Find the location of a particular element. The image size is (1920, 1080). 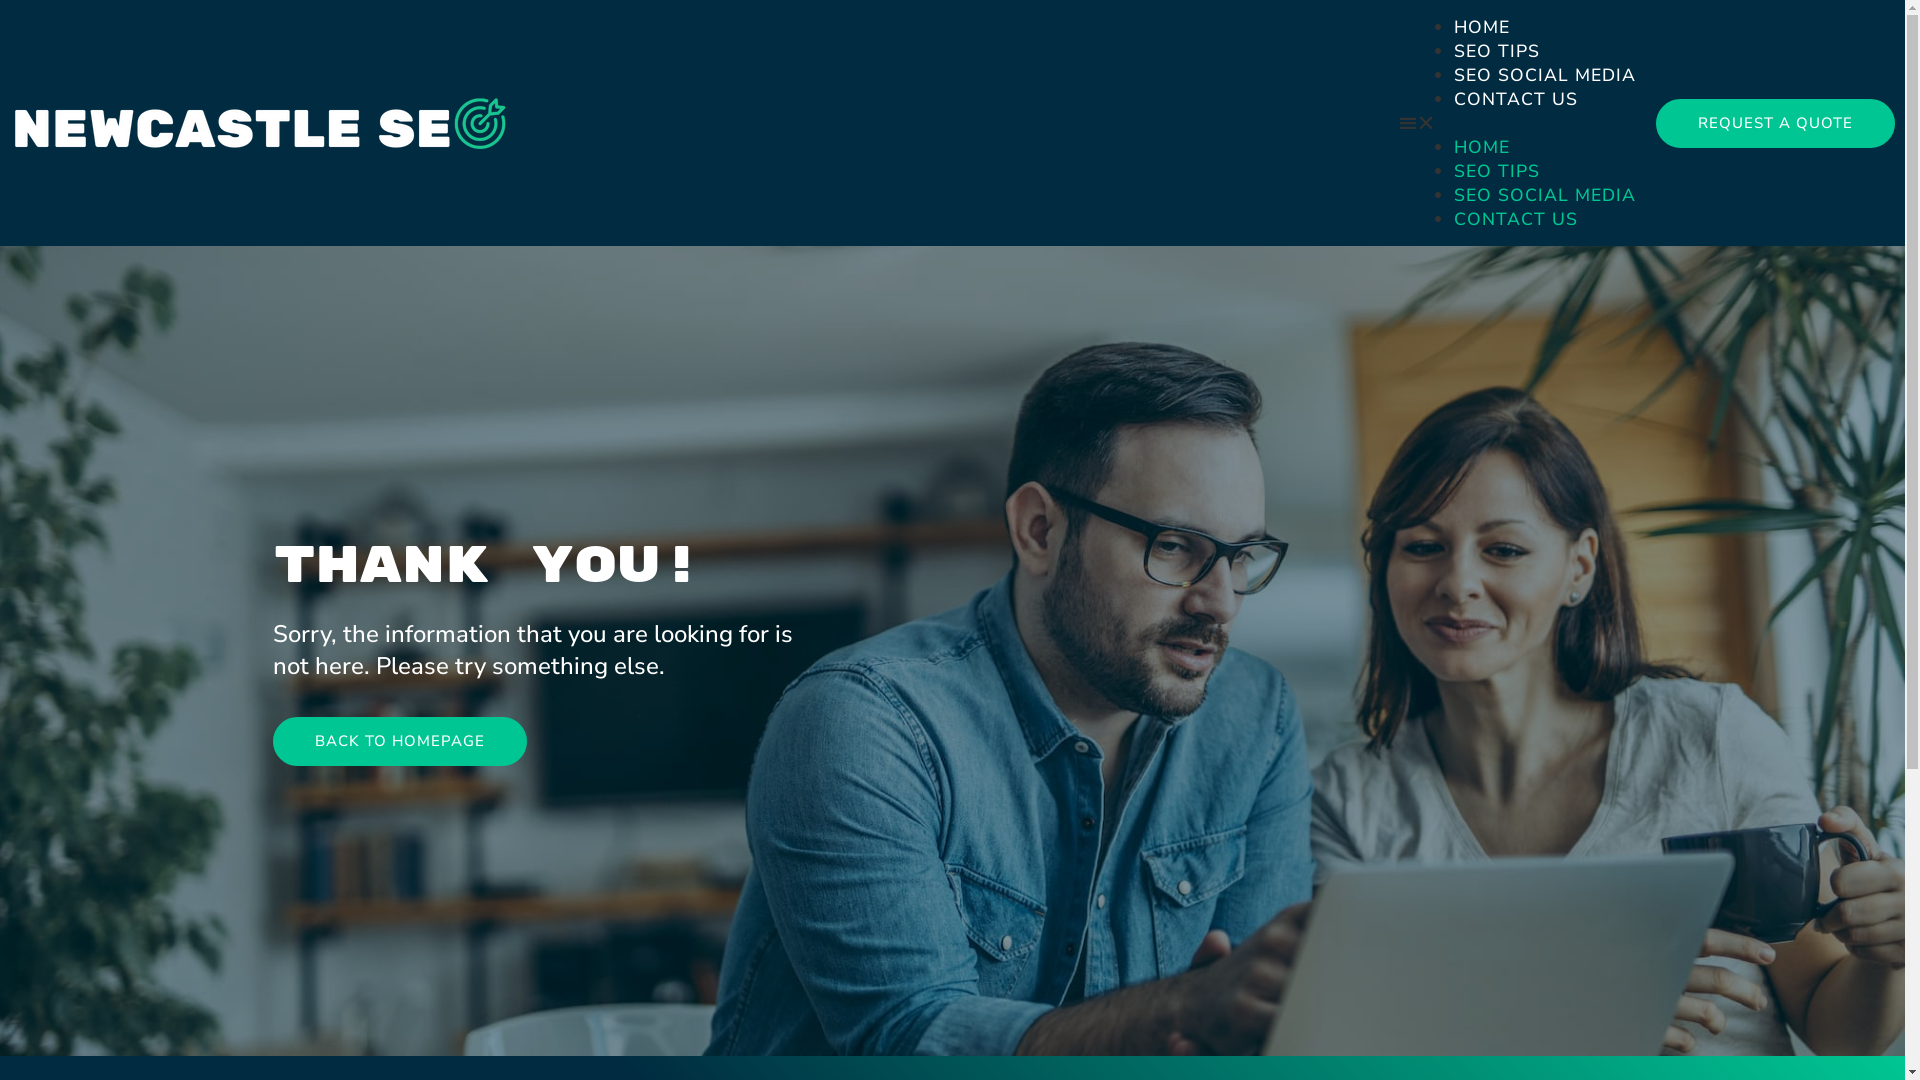

'HOME' is located at coordinates (1482, 145).